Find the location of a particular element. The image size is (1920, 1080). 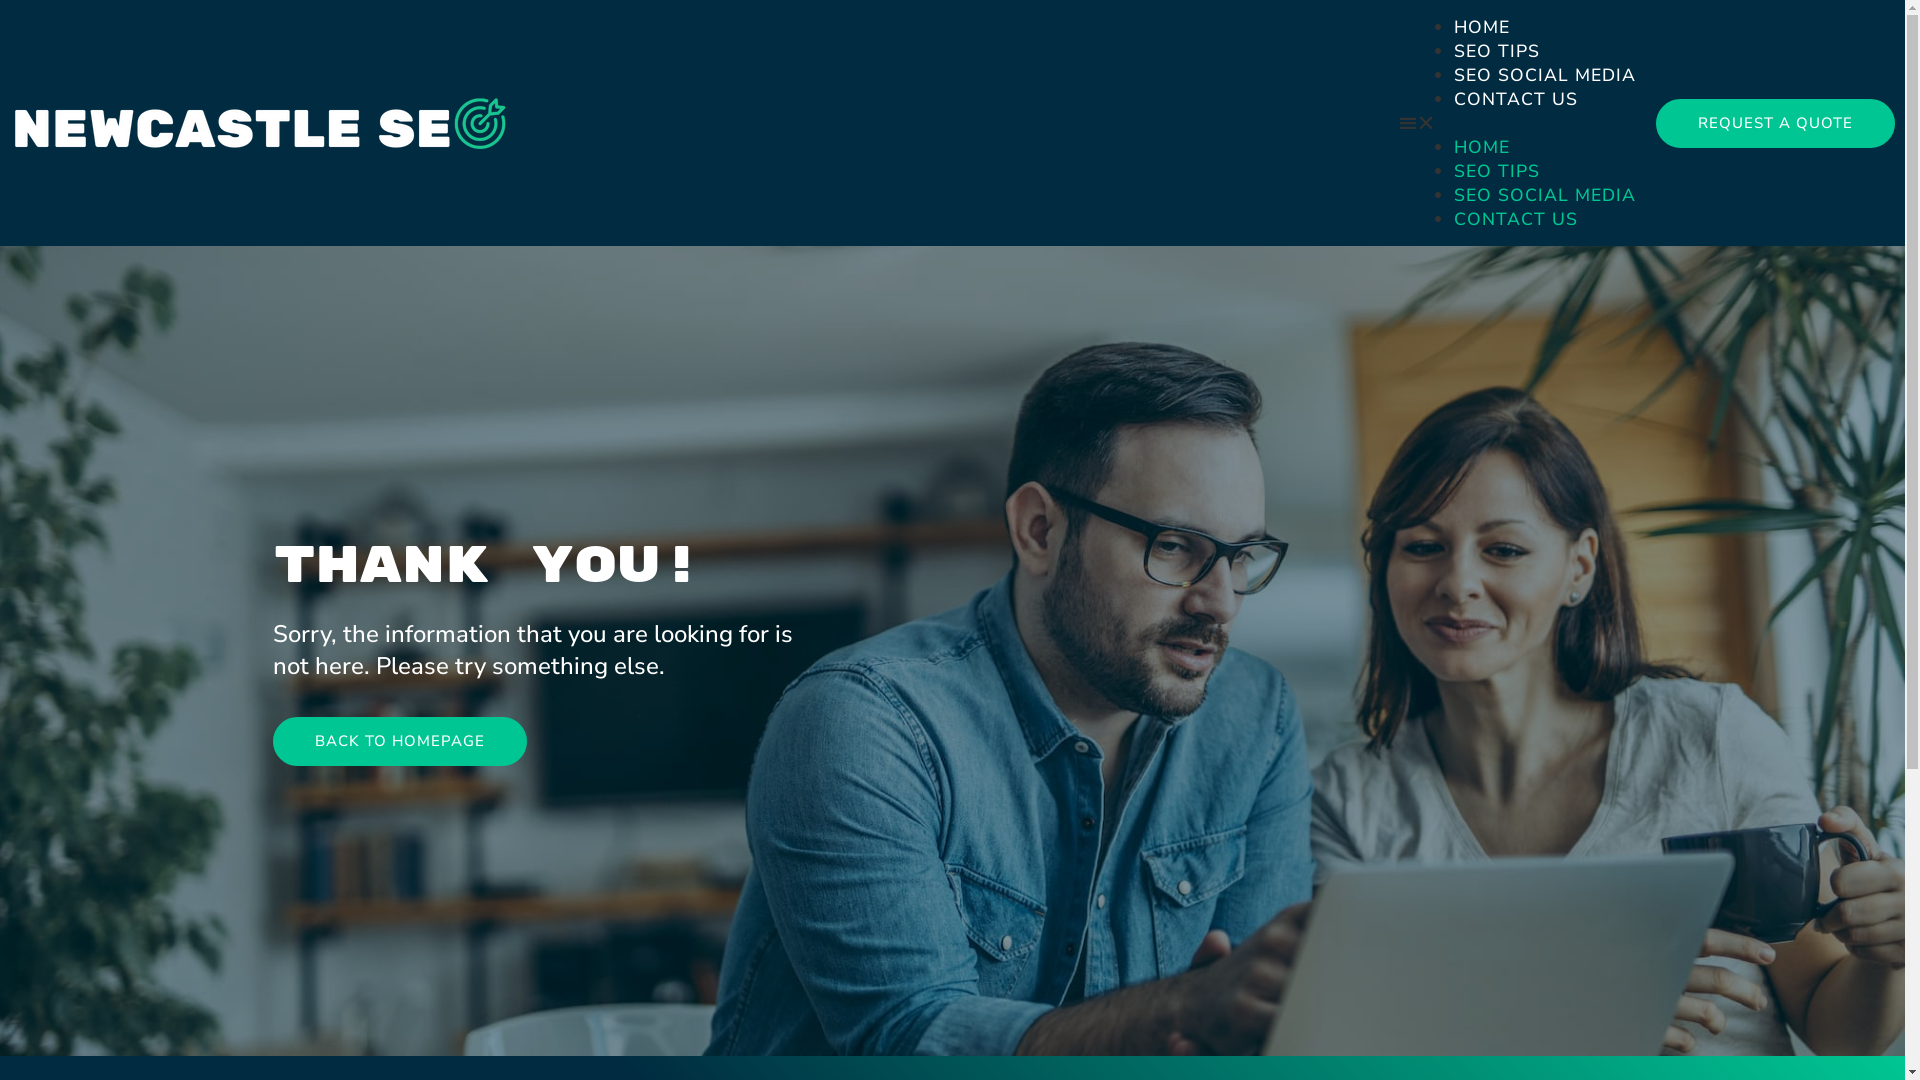

'HOME' is located at coordinates (1482, 145).